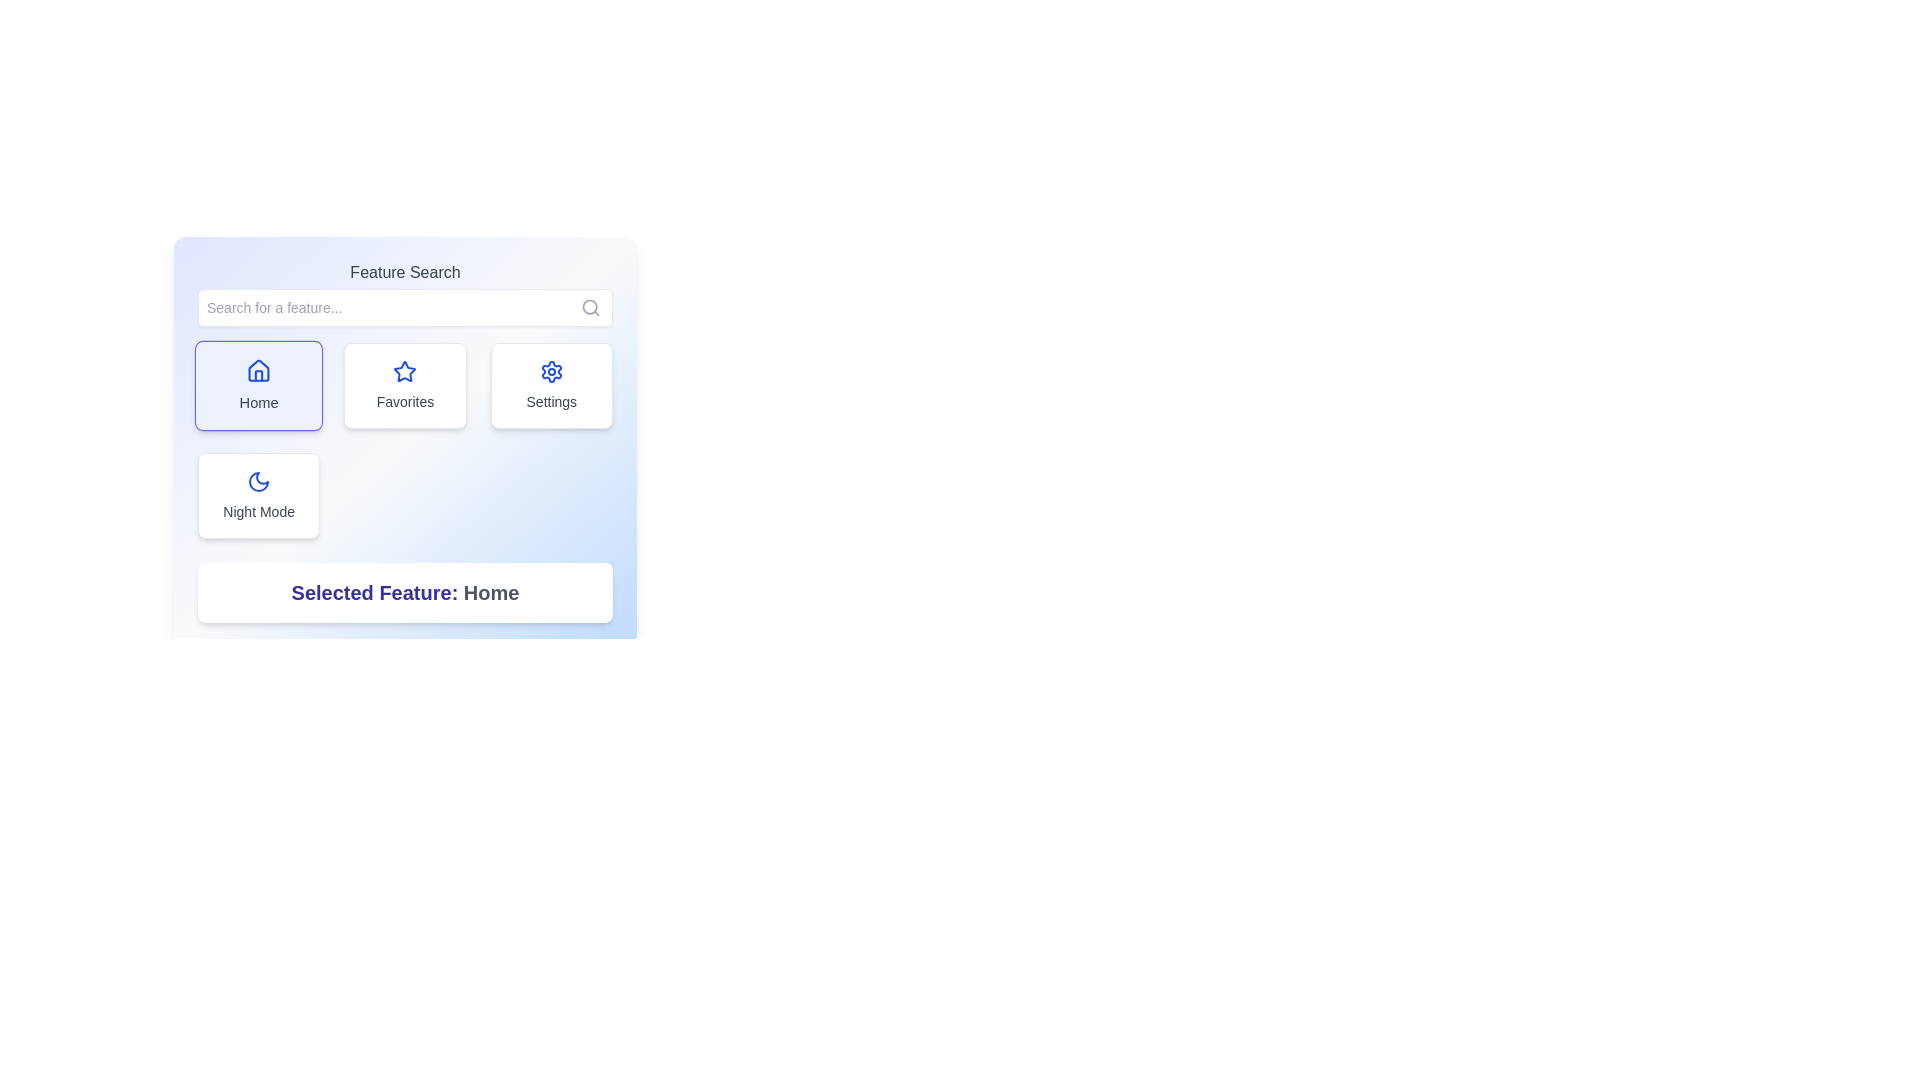  What do you see at coordinates (404, 401) in the screenshot?
I see `'Favorites' text label located below the star icon in the 'Favorites' card to understand its indication` at bounding box center [404, 401].